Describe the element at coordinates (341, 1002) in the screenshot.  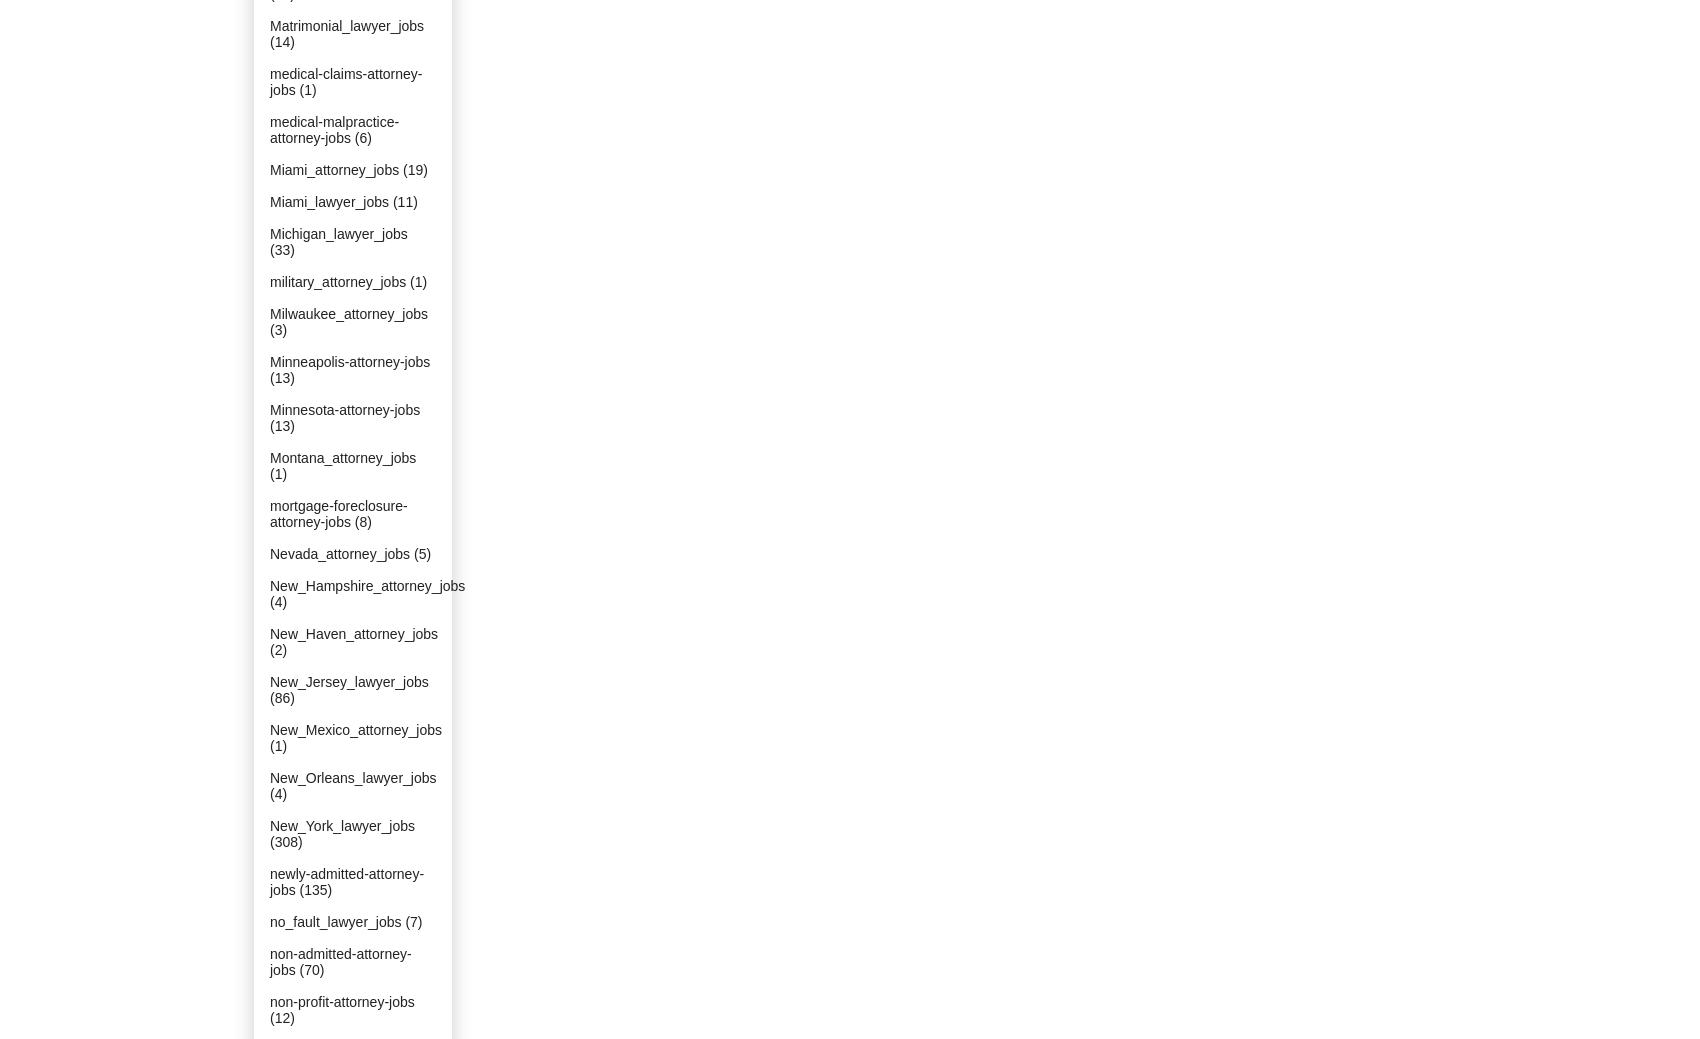
I see `'non-profit-attorney-jobs'` at that location.